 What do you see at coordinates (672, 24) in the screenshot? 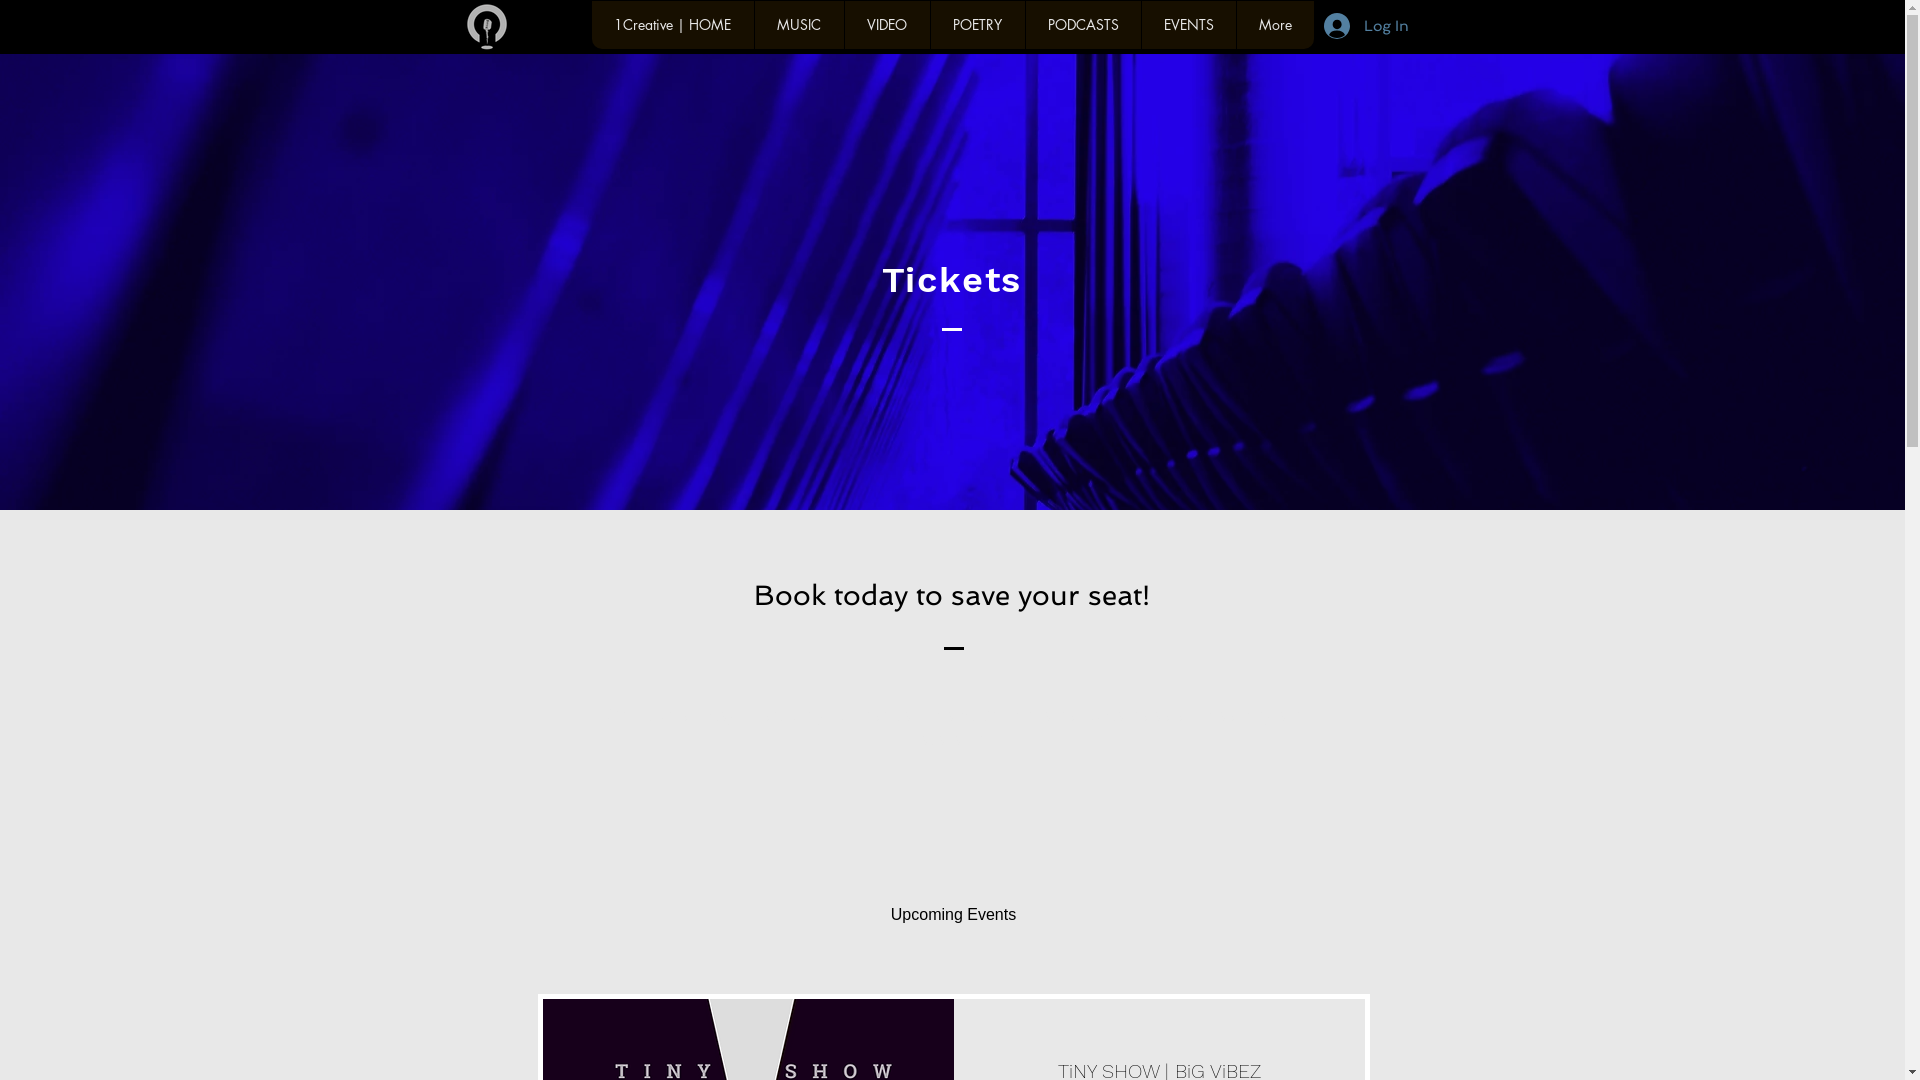
I see `'1Creative | HOME'` at bounding box center [672, 24].